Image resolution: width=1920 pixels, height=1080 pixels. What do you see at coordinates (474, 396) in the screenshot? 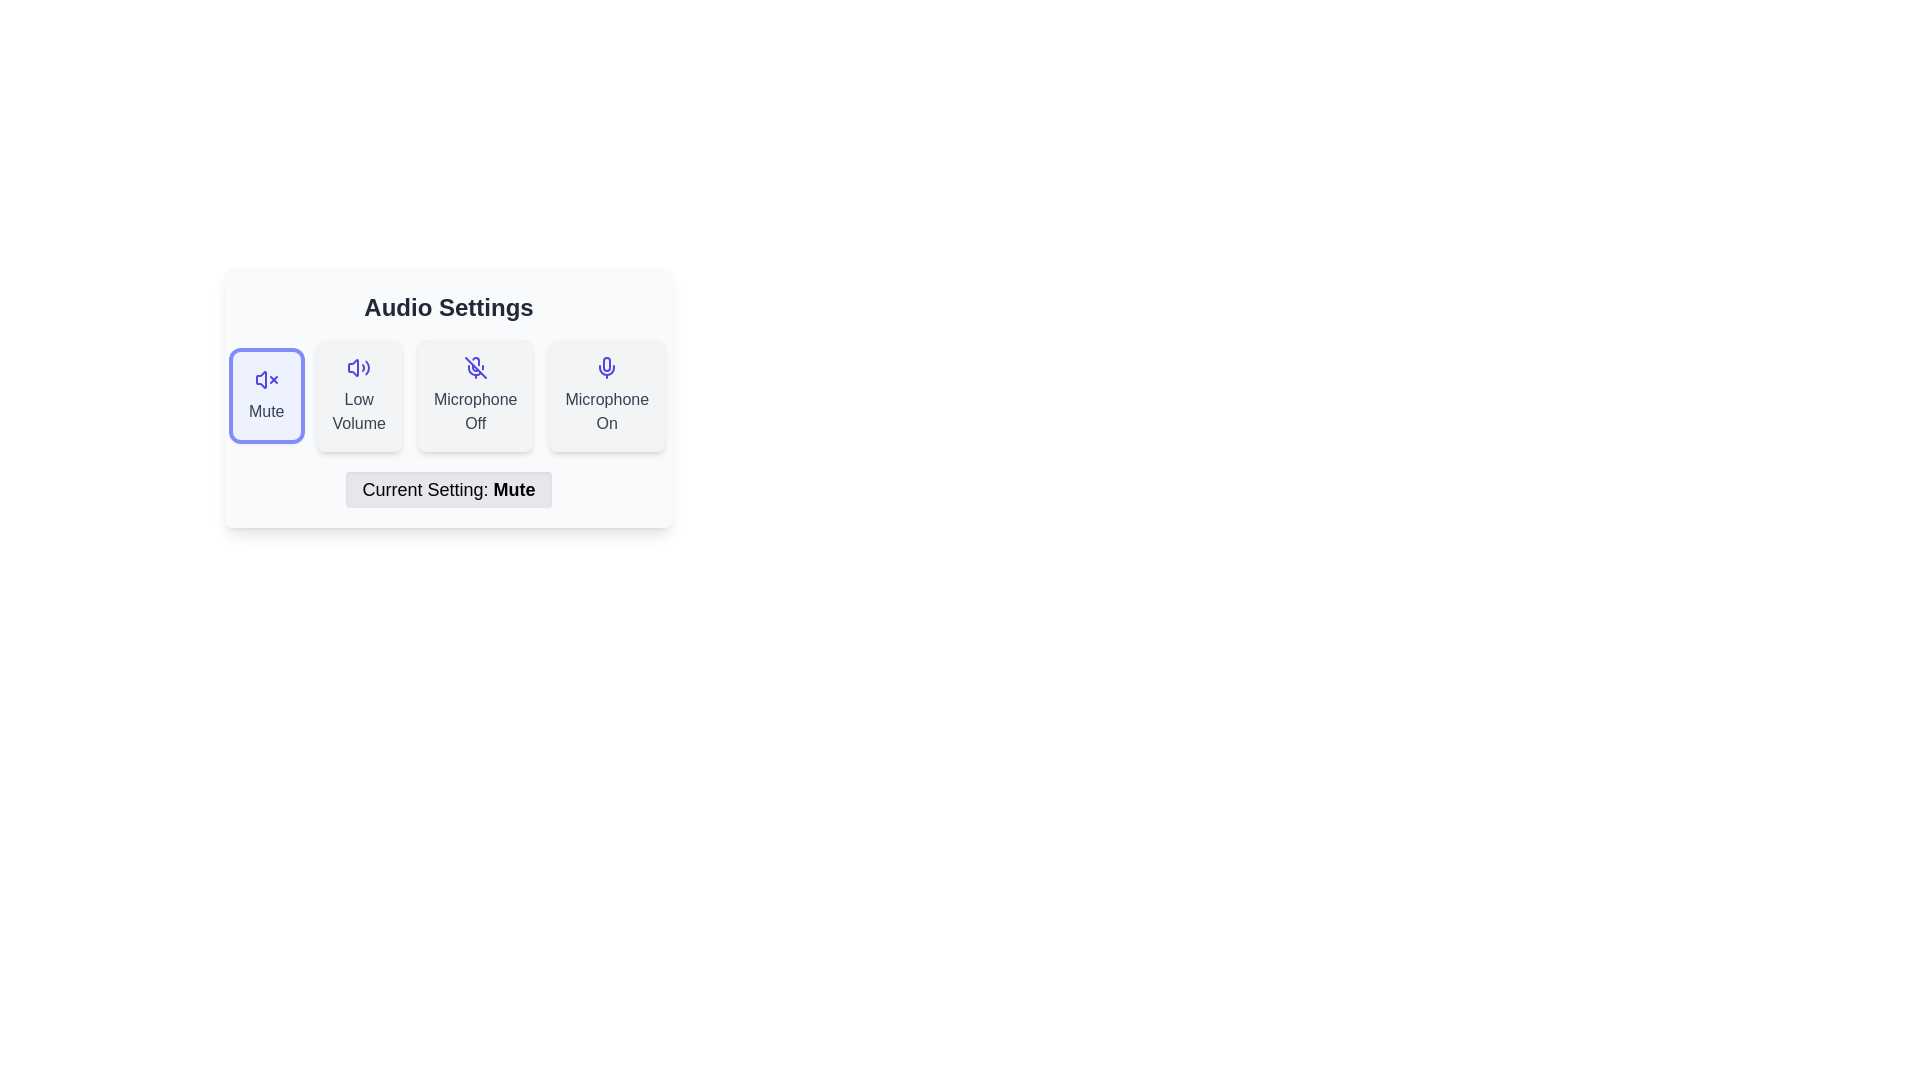
I see `the 'Microphone Off' button, which has a purple microphone icon with a slash and label 'Microphone Off' in dark gray text, to trigger a tooltip or highlight` at bounding box center [474, 396].